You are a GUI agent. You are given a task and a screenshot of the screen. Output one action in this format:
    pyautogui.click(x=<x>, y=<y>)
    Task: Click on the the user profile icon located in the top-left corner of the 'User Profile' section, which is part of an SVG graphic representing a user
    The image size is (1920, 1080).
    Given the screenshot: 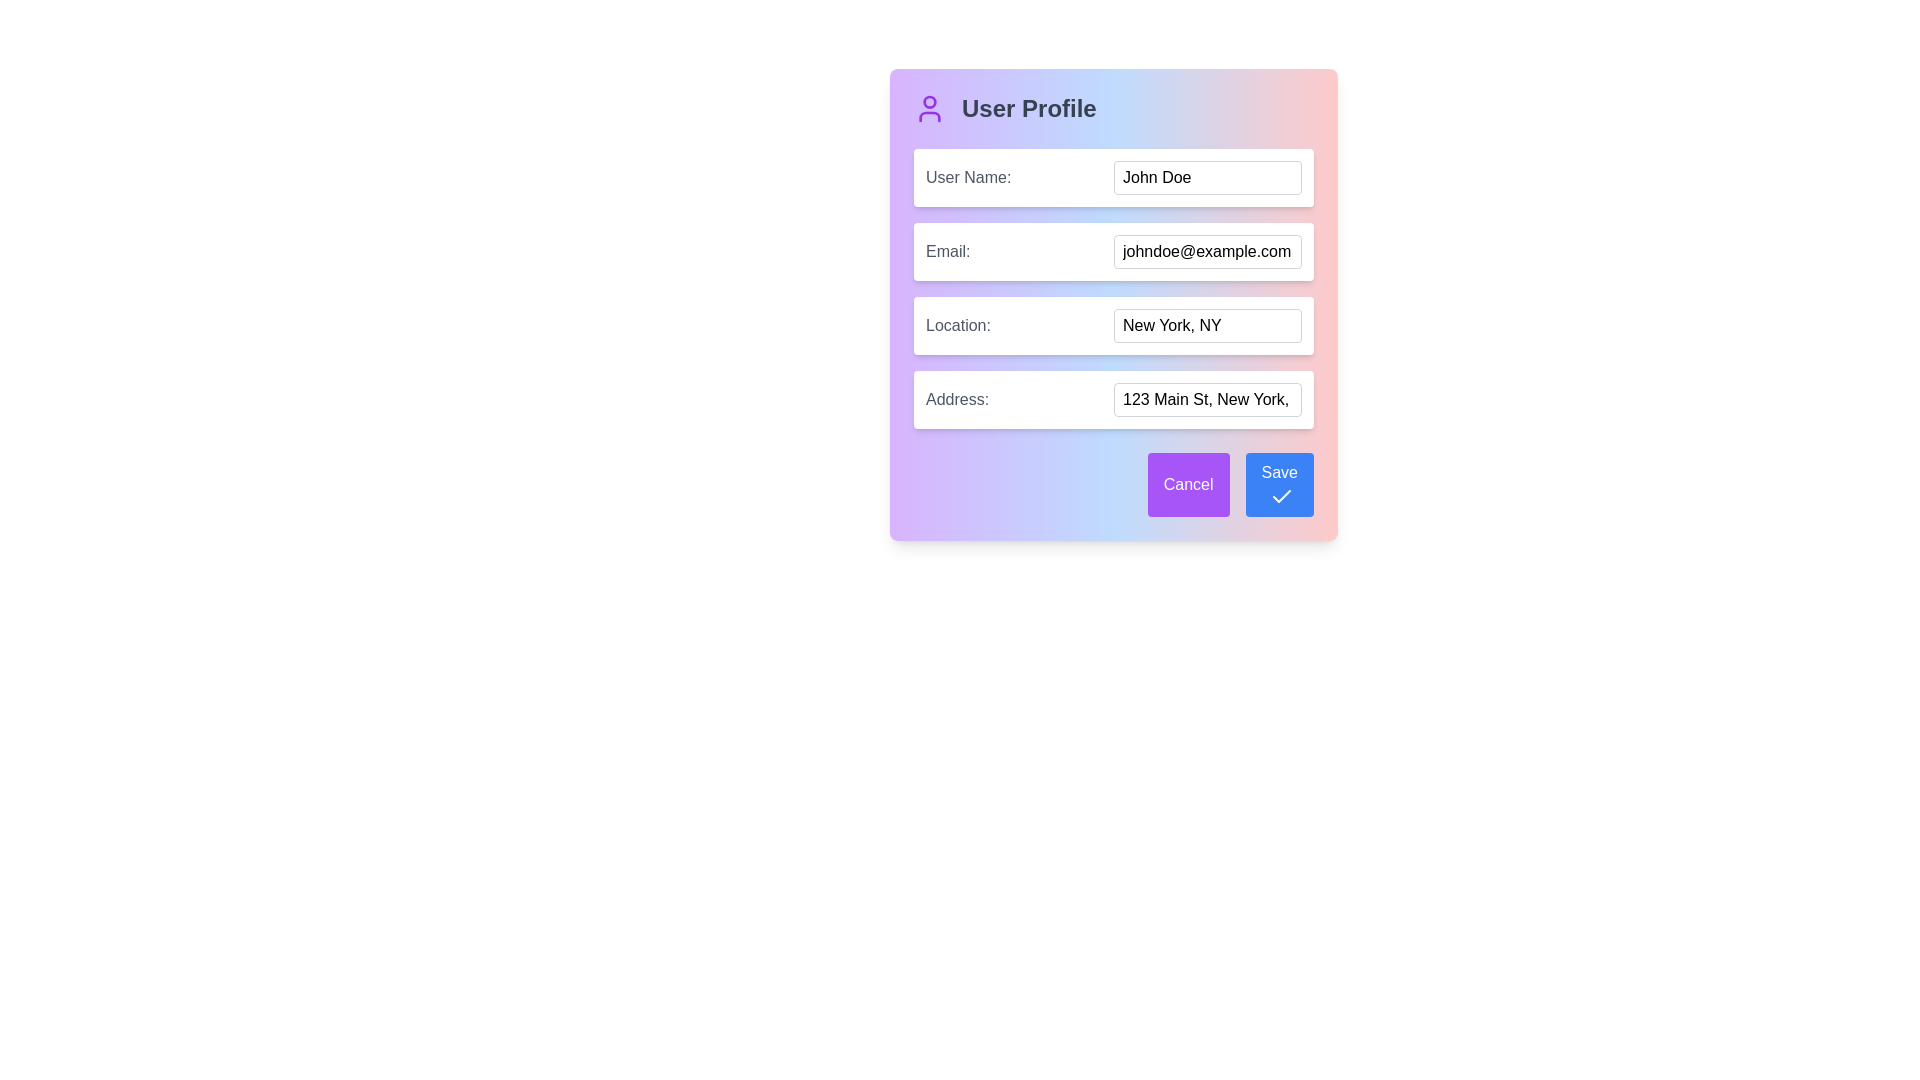 What is the action you would take?
    pyautogui.click(x=929, y=101)
    